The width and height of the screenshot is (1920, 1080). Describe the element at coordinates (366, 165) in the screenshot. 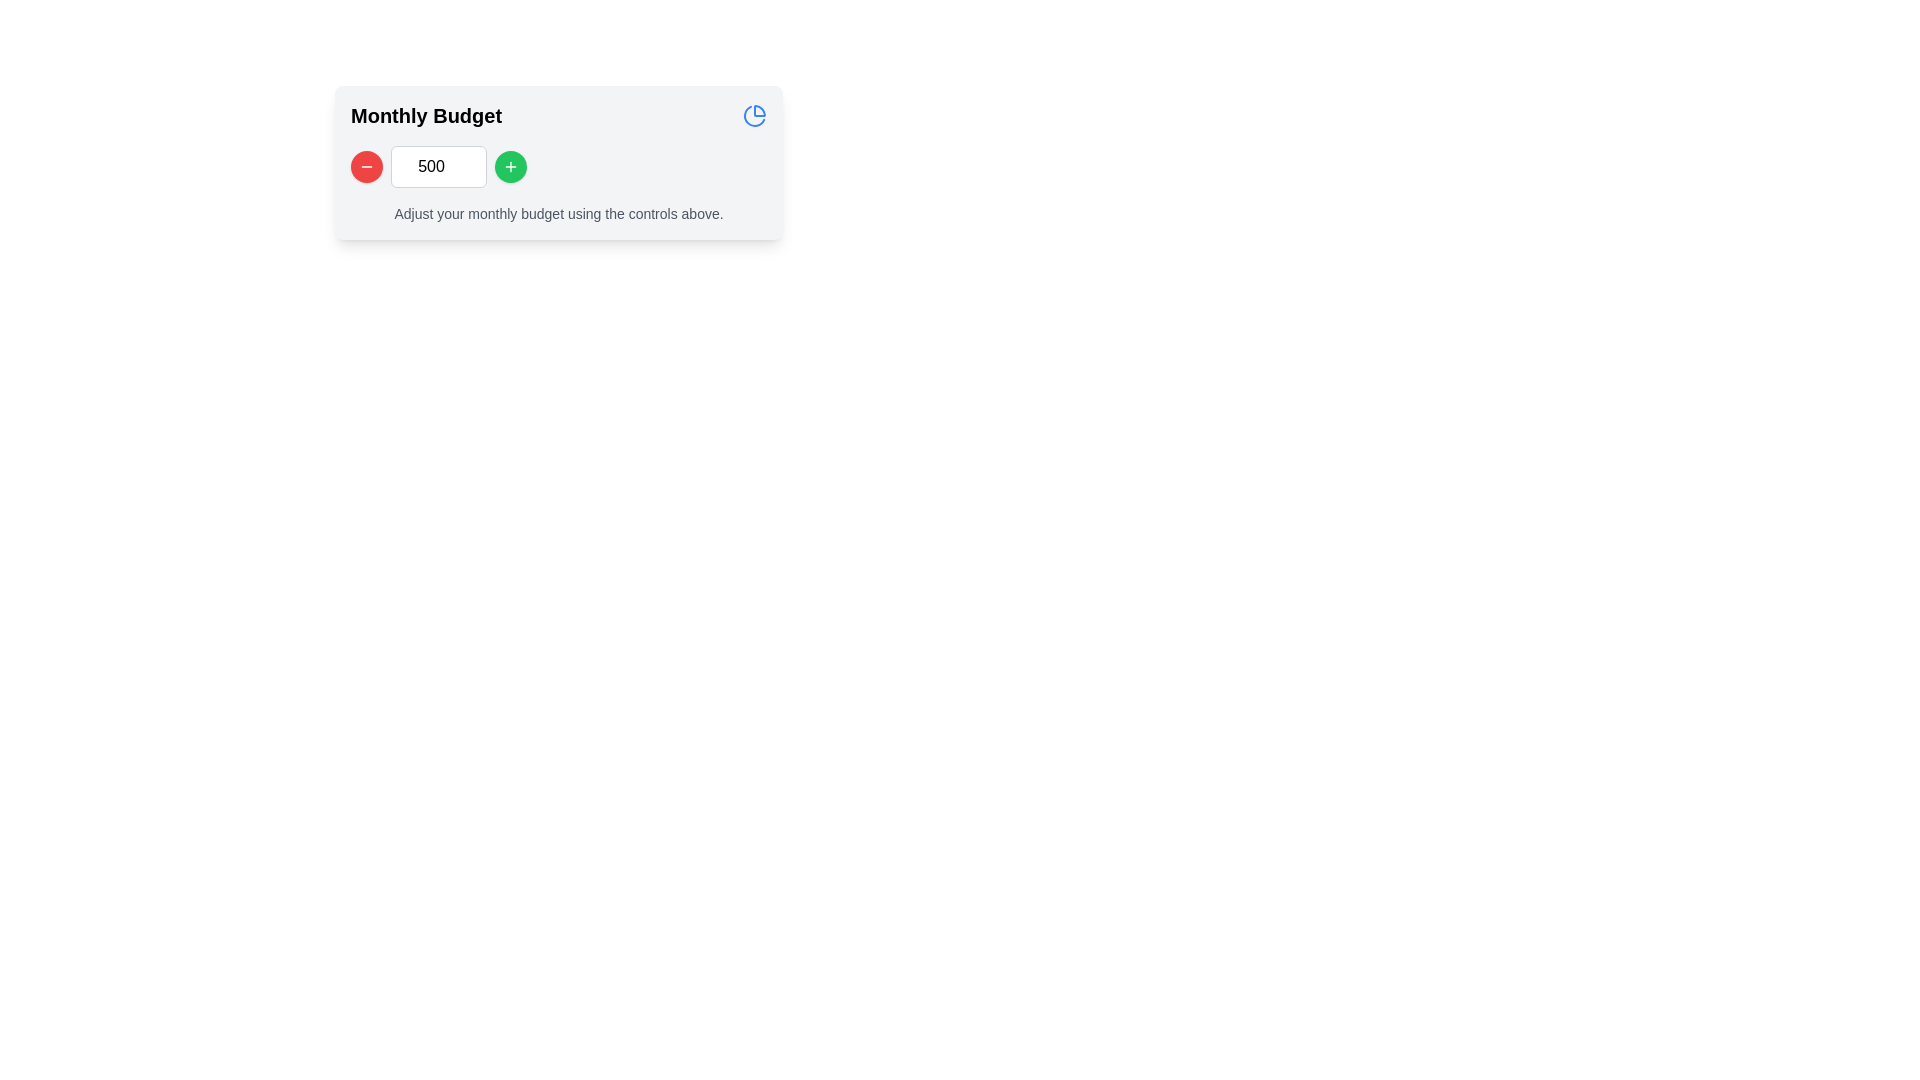

I see `the circular red button with a minus symbol` at that location.